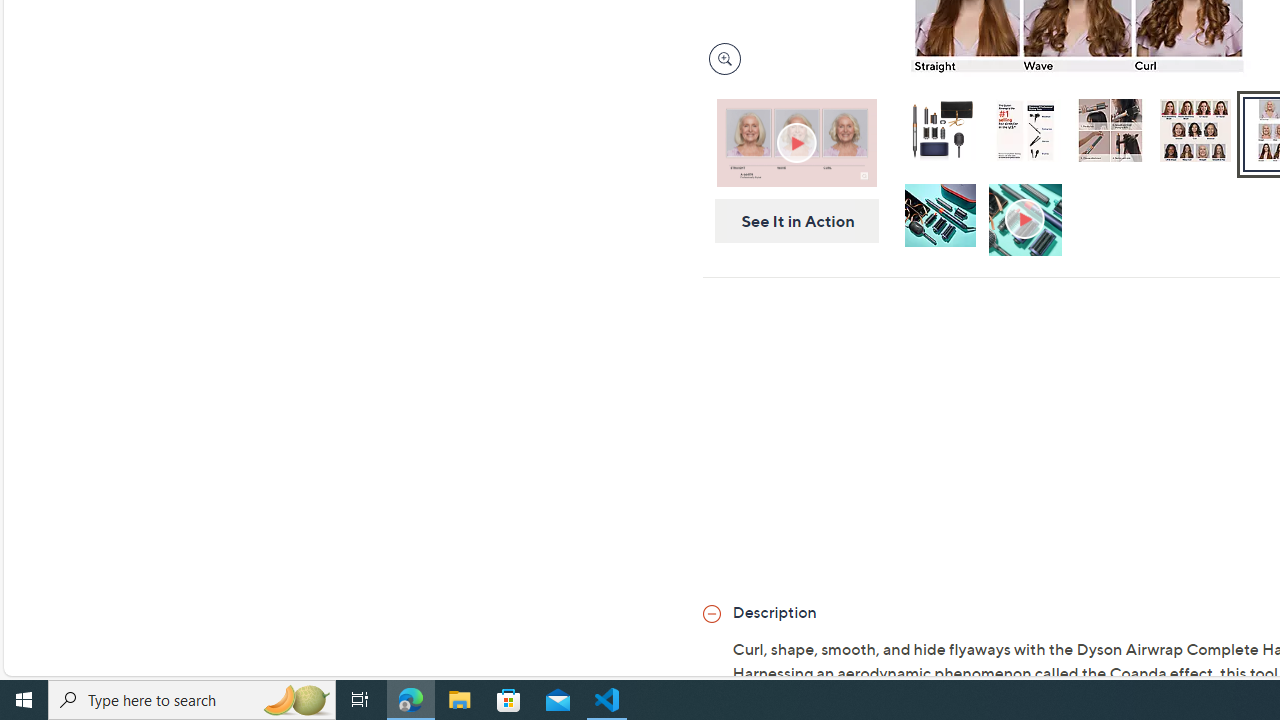 The image size is (1280, 720). I want to click on 'Dyson Airwrap Complete with Paddle Brush and Travel Pouch', so click(938, 129).